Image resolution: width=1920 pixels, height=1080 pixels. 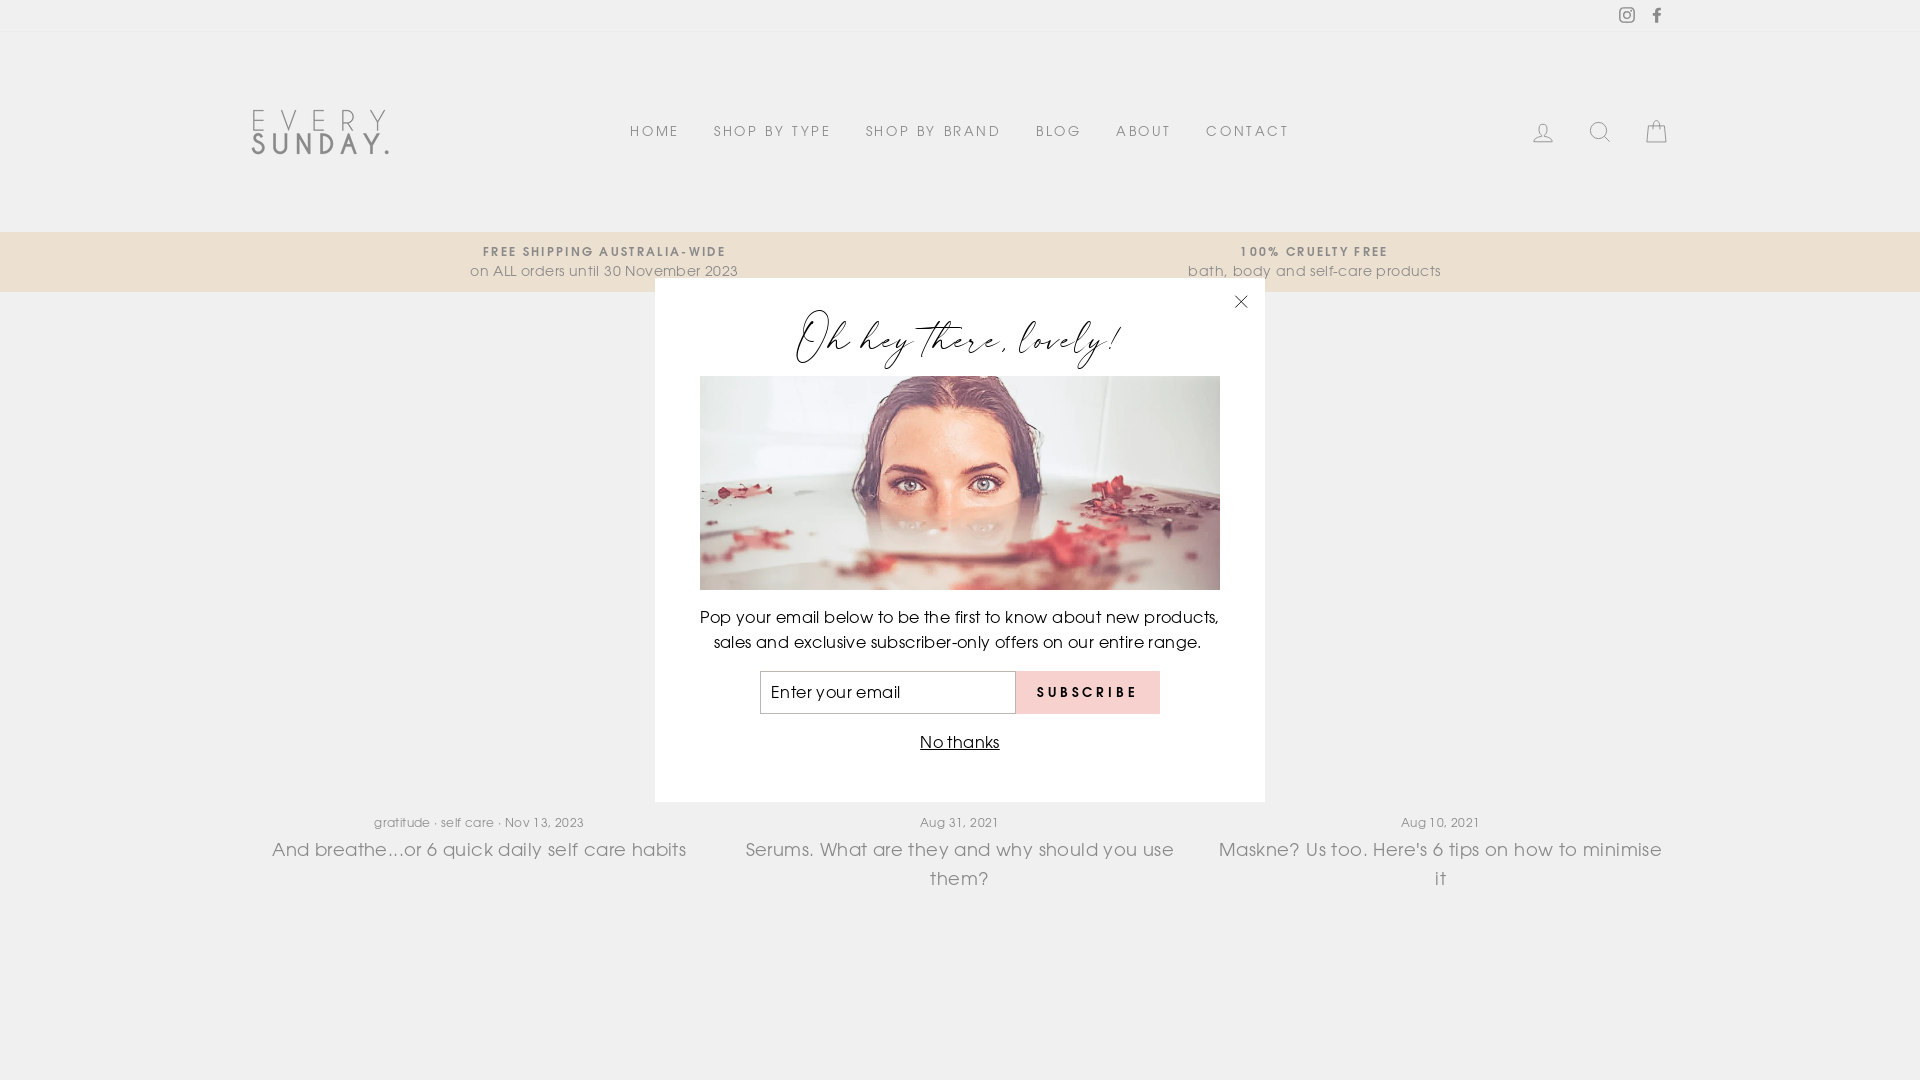 I want to click on 'SHOP BY BRAND', so click(x=933, y=131).